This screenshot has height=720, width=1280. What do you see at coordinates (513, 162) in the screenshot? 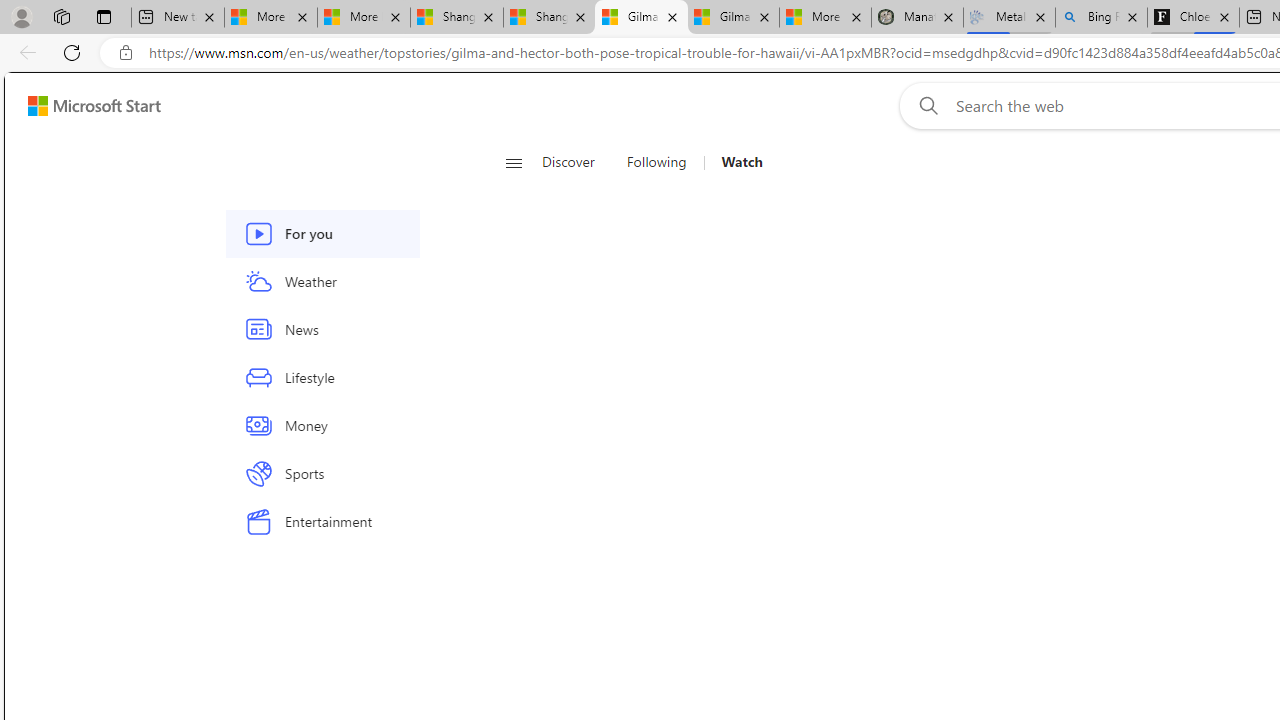
I see `'Class: button-glyph'` at bounding box center [513, 162].